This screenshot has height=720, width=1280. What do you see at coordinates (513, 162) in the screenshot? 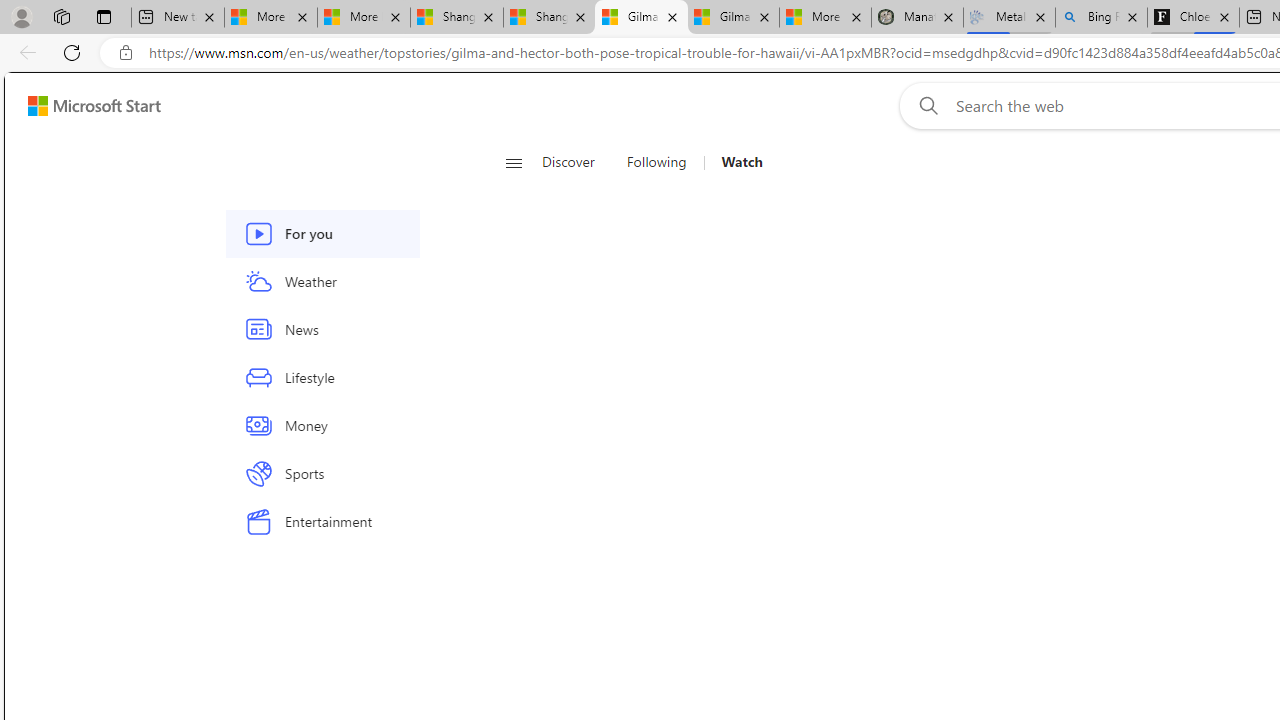
I see `'Class: button-glyph'` at bounding box center [513, 162].